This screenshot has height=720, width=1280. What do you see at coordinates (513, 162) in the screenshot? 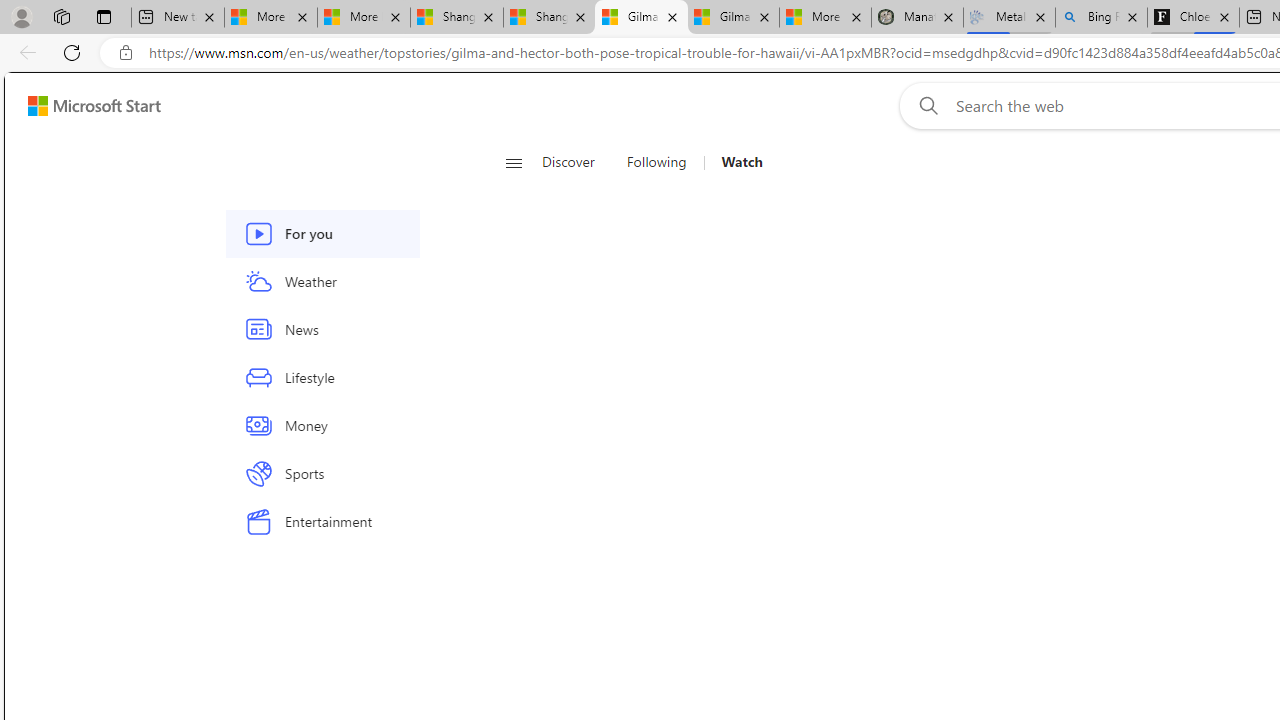
I see `'Class: button-glyph'` at bounding box center [513, 162].